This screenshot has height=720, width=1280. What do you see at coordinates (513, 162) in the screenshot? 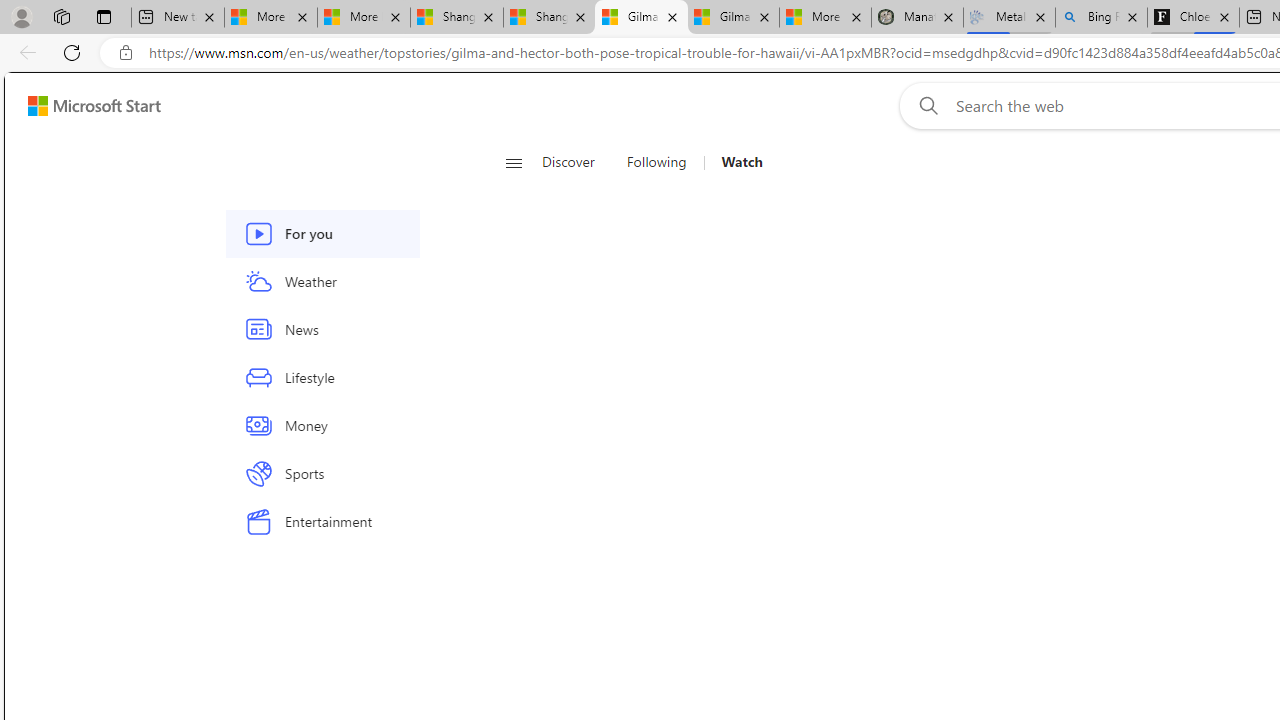
I see `'Class: button-glyph'` at bounding box center [513, 162].